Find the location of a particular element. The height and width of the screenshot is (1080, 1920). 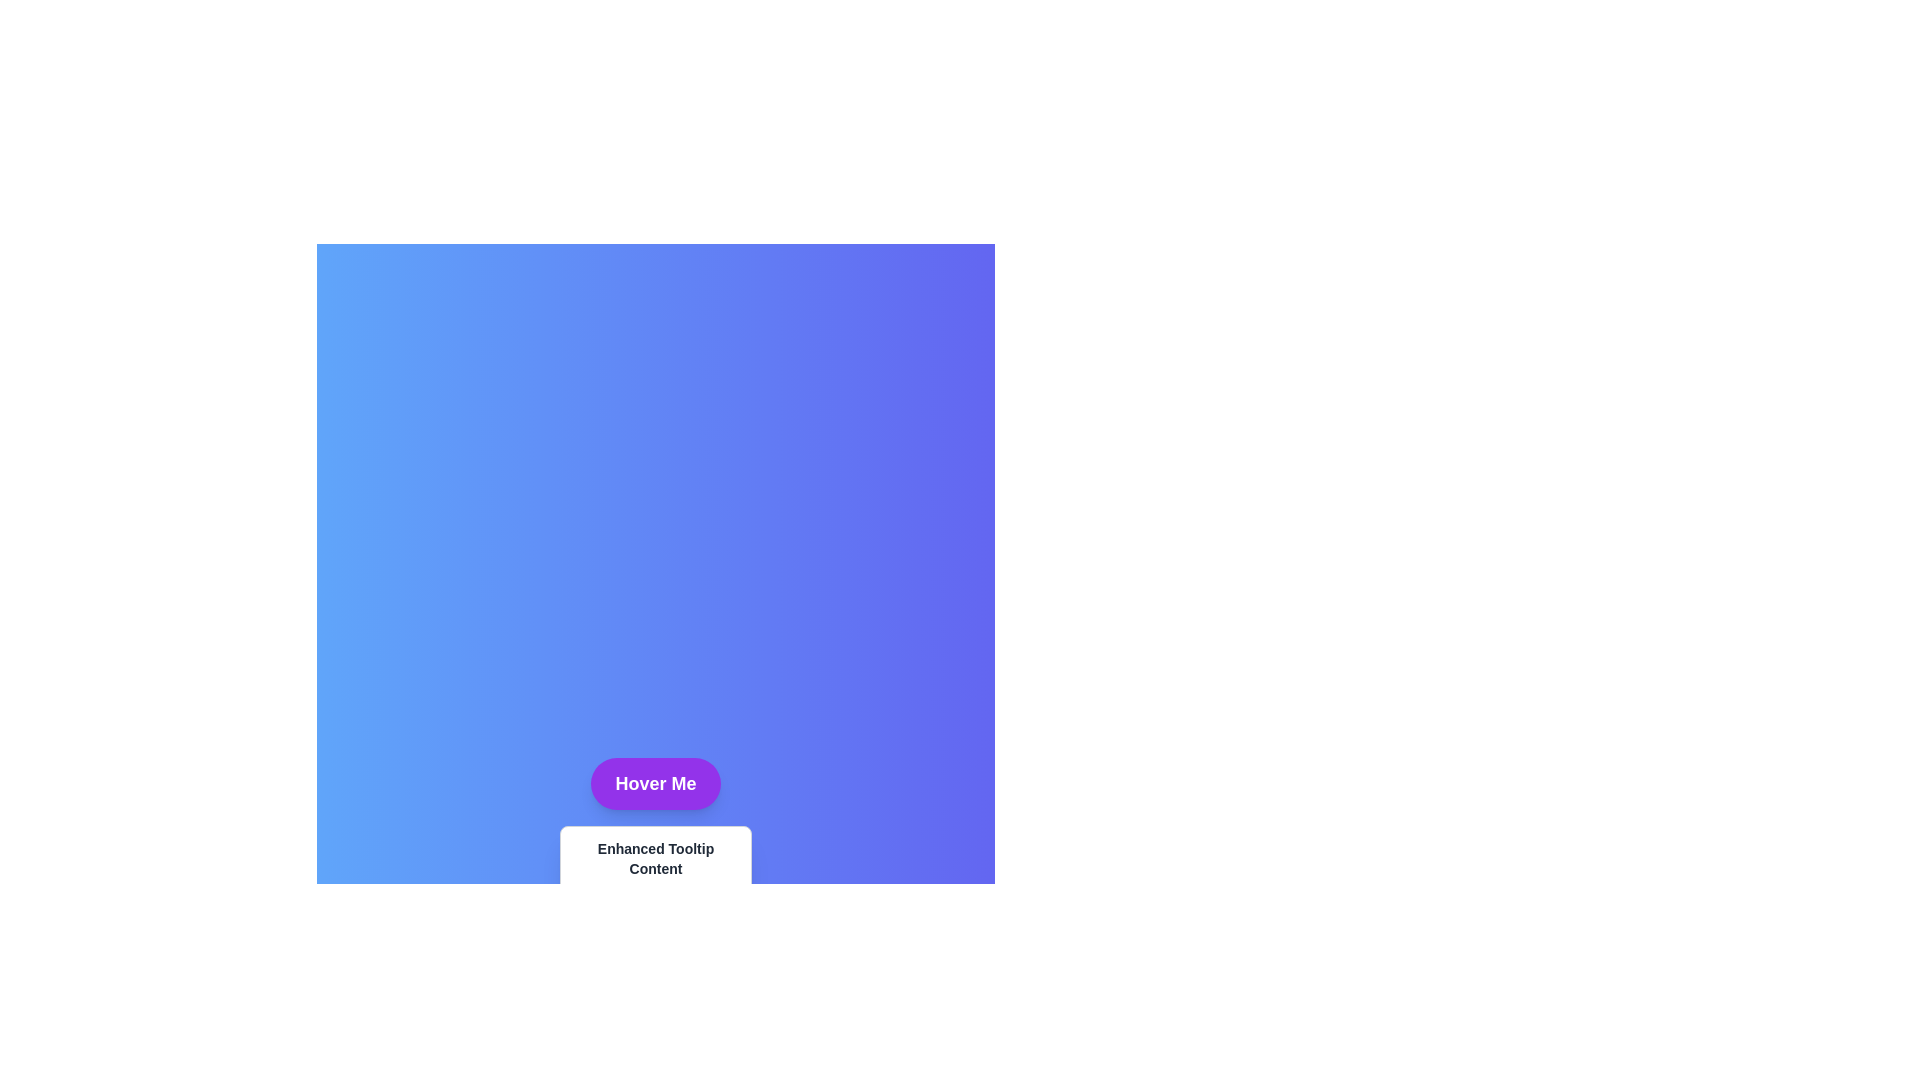

content displayed in the tooltip that appears below the 'Hover Me' button when interacted with is located at coordinates (656, 858).